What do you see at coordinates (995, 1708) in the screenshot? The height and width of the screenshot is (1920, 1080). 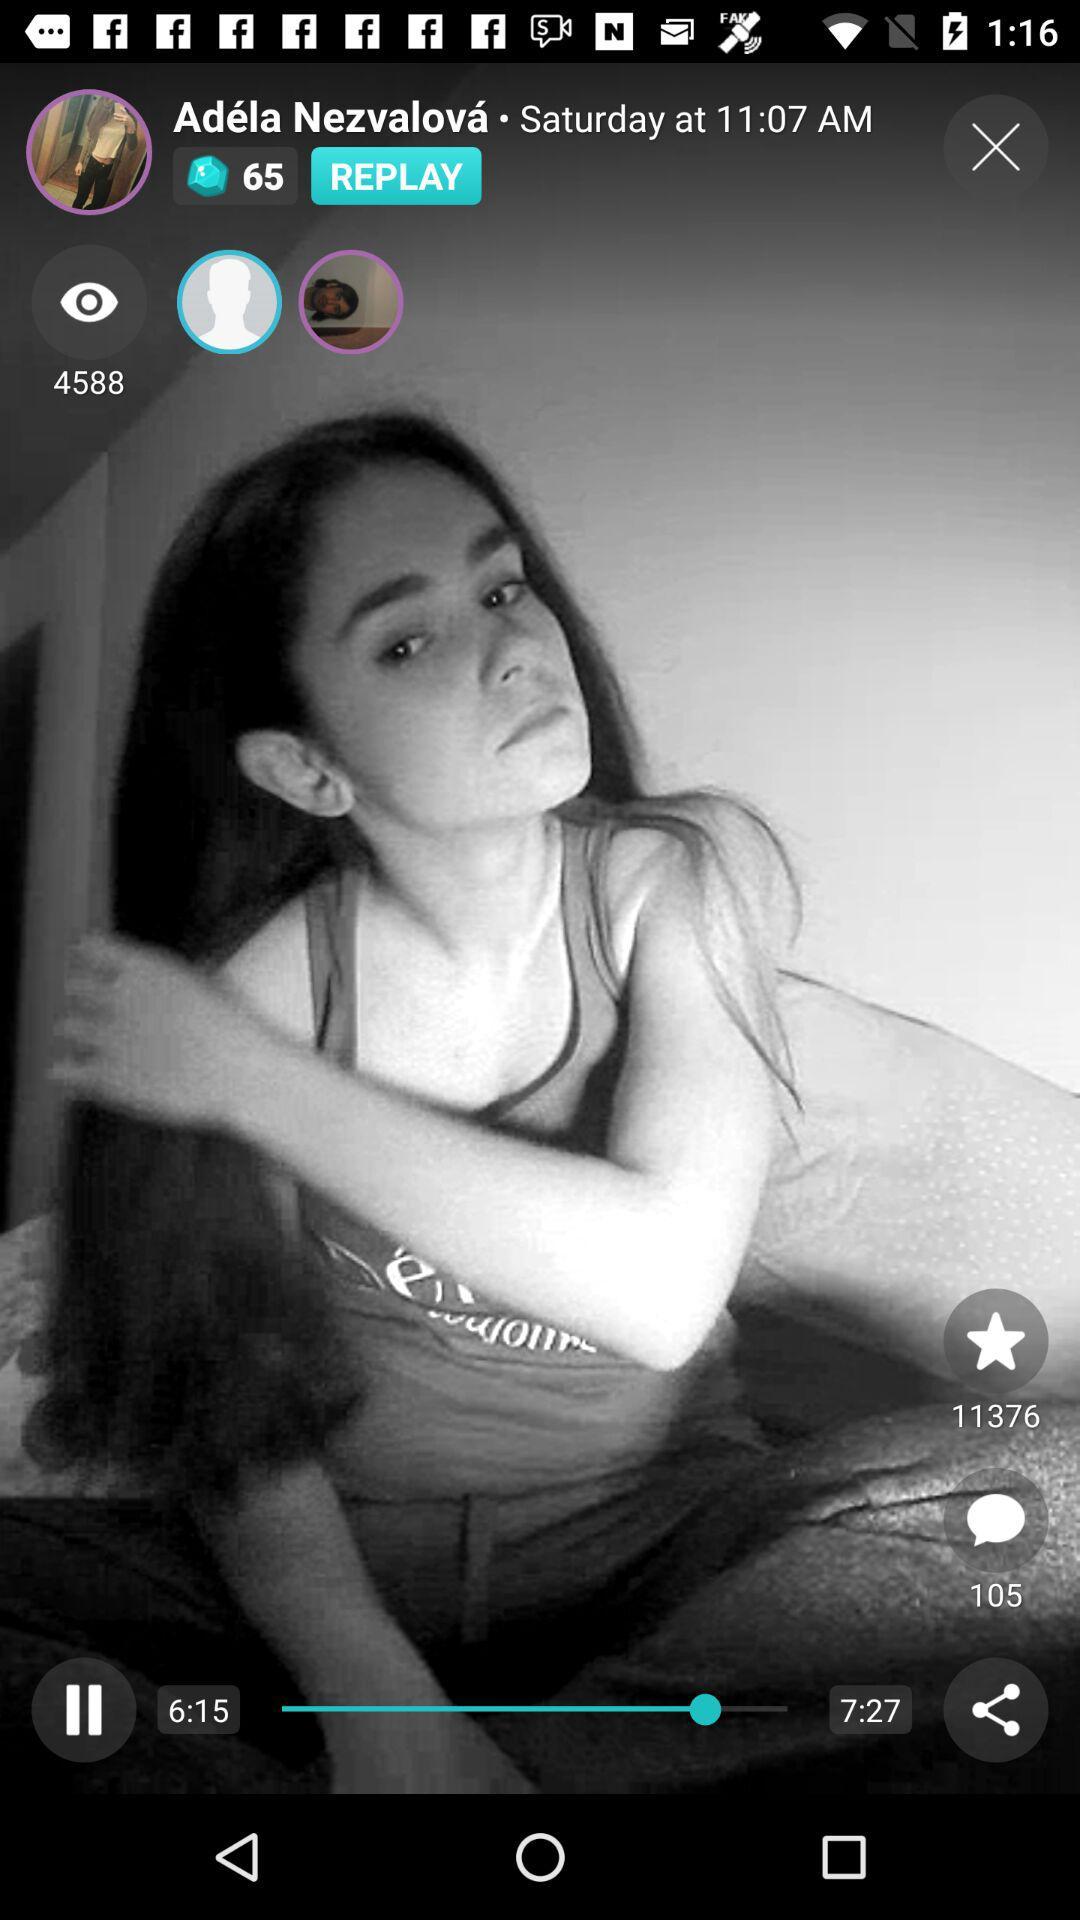 I see `the share icon` at bounding box center [995, 1708].